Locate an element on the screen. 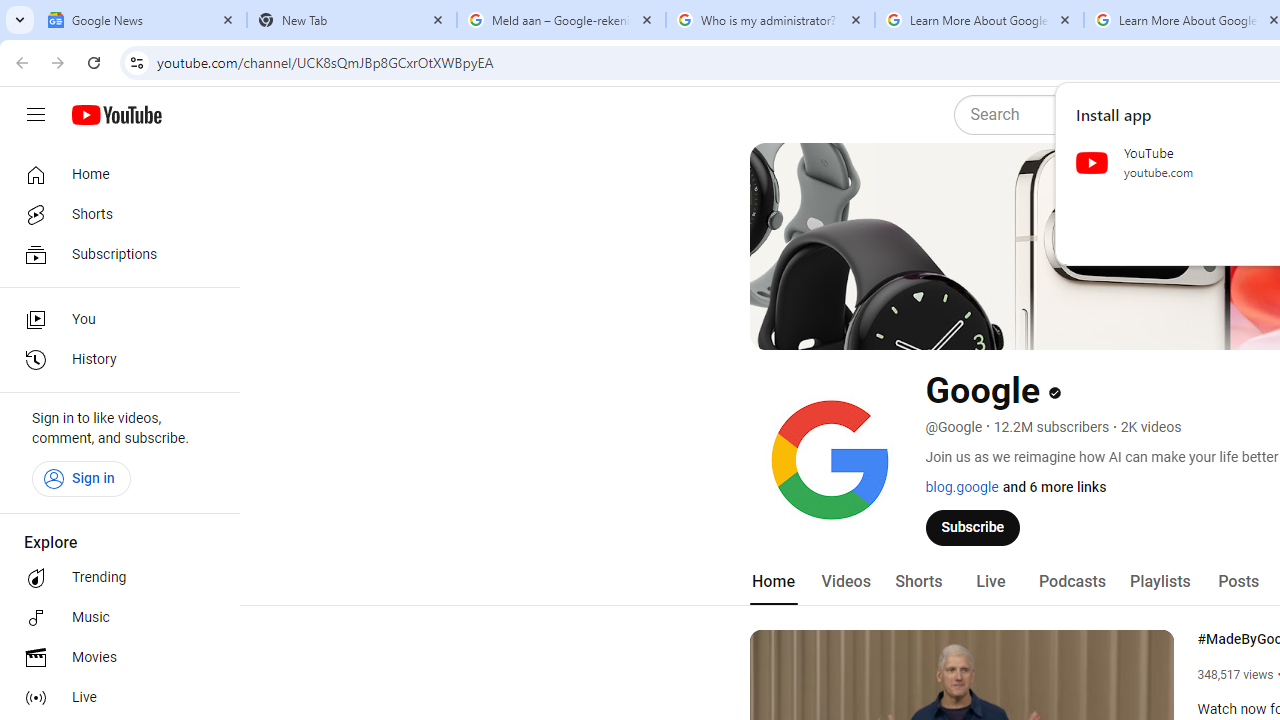  'Podcasts' is located at coordinates (1071, 581).